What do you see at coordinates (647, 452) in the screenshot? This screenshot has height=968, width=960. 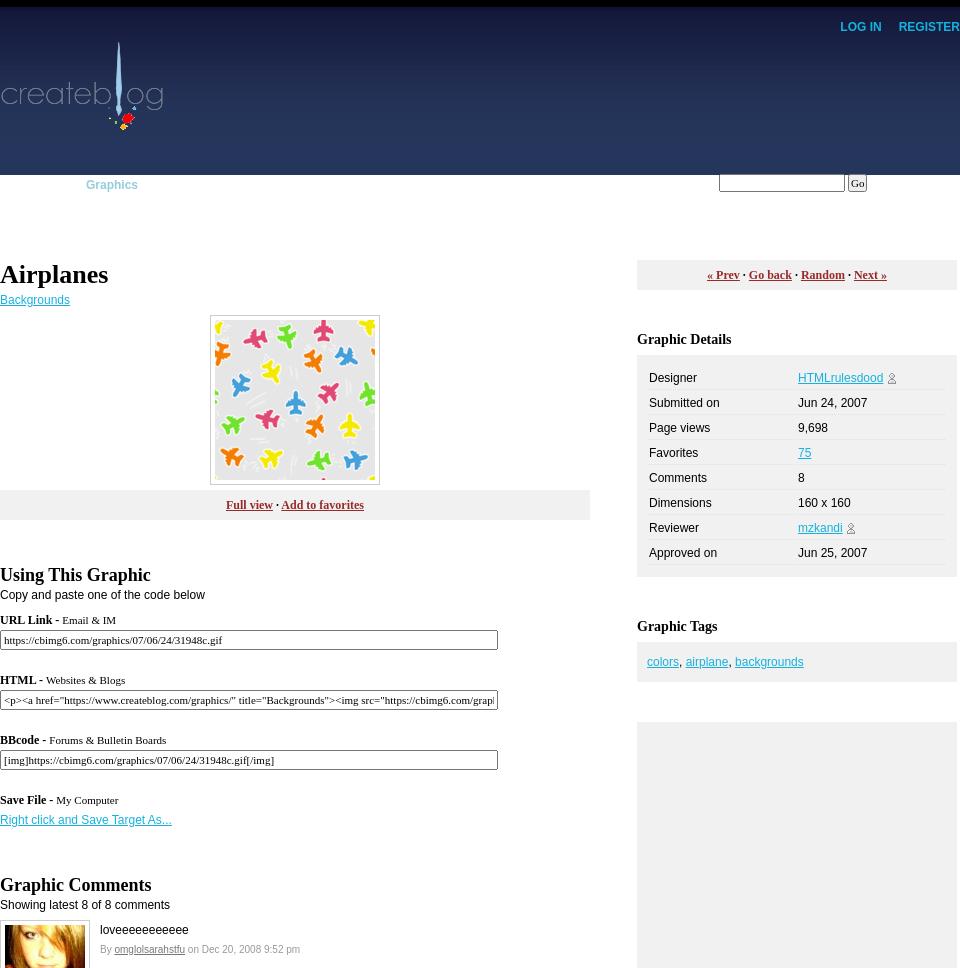 I see `'Favorites'` at bounding box center [647, 452].